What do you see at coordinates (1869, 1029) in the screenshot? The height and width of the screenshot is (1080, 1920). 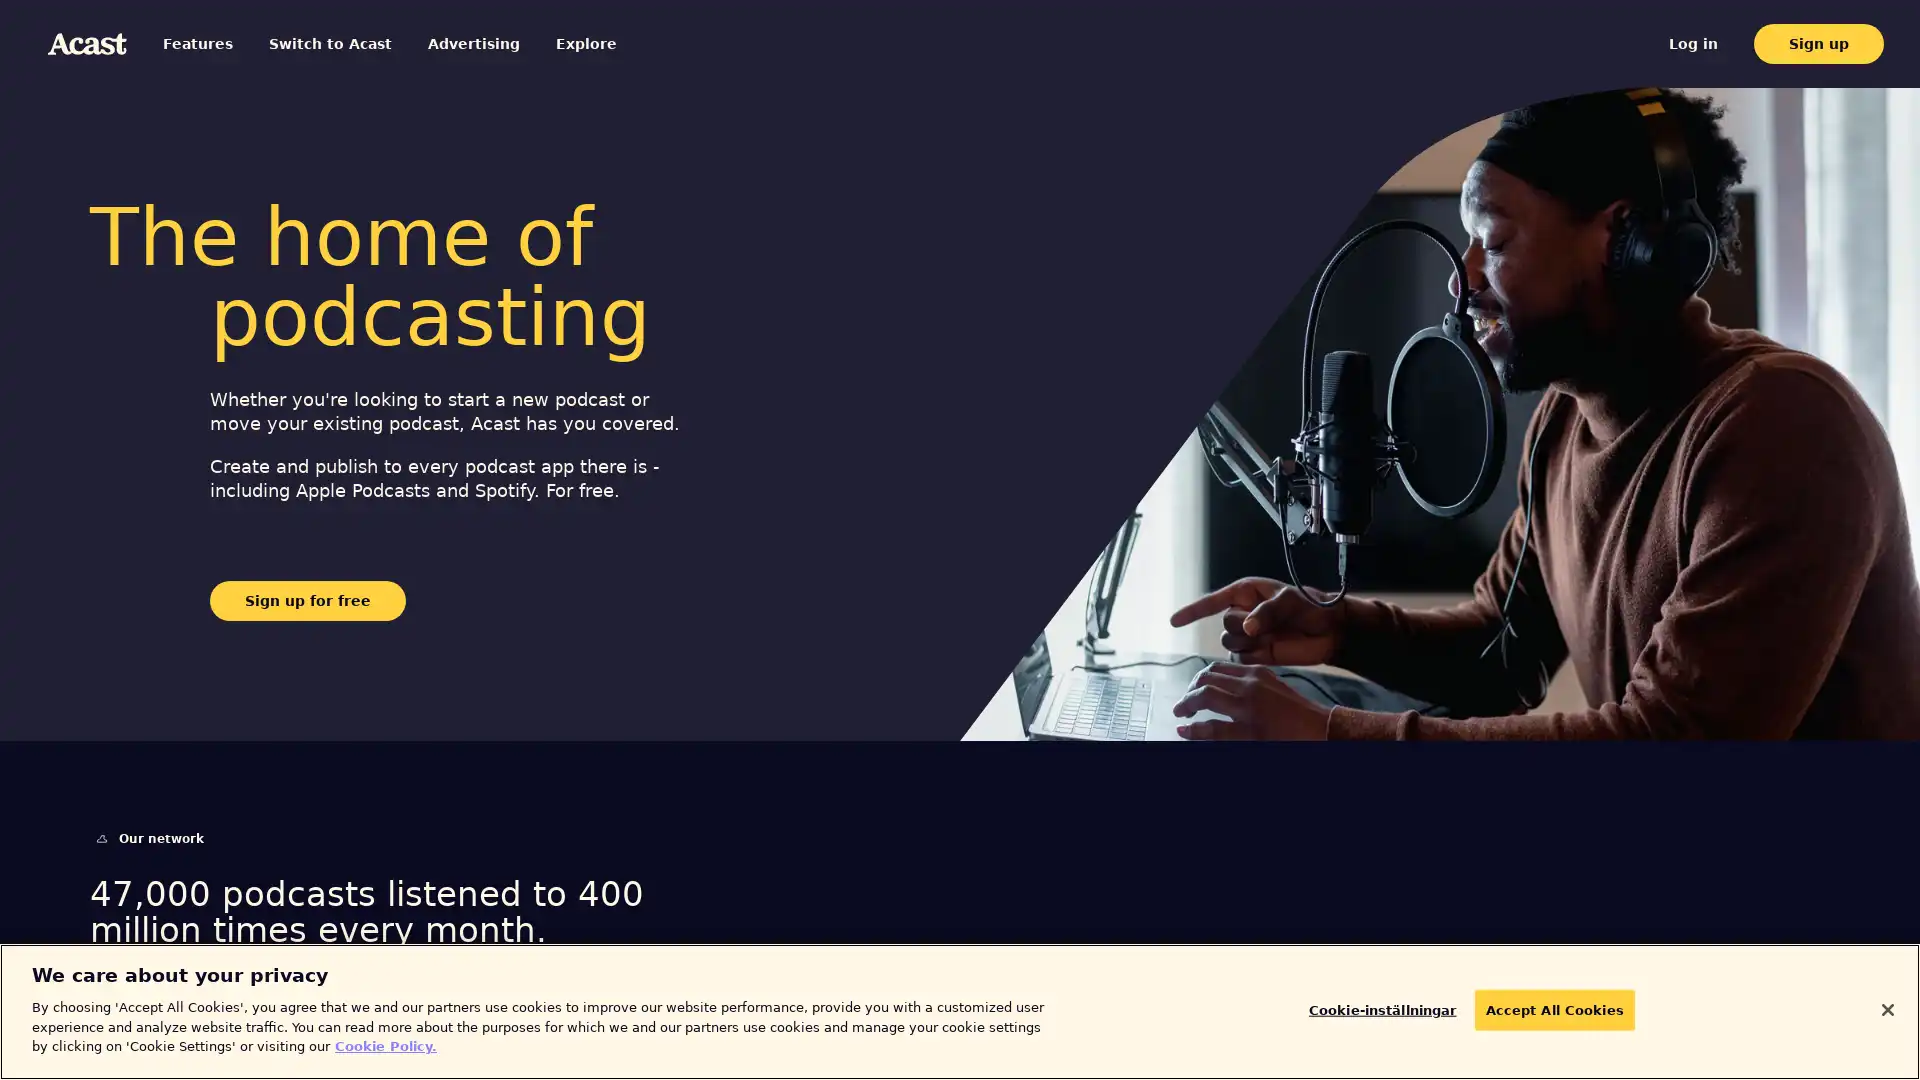 I see `Open Intercom Messenger` at bounding box center [1869, 1029].